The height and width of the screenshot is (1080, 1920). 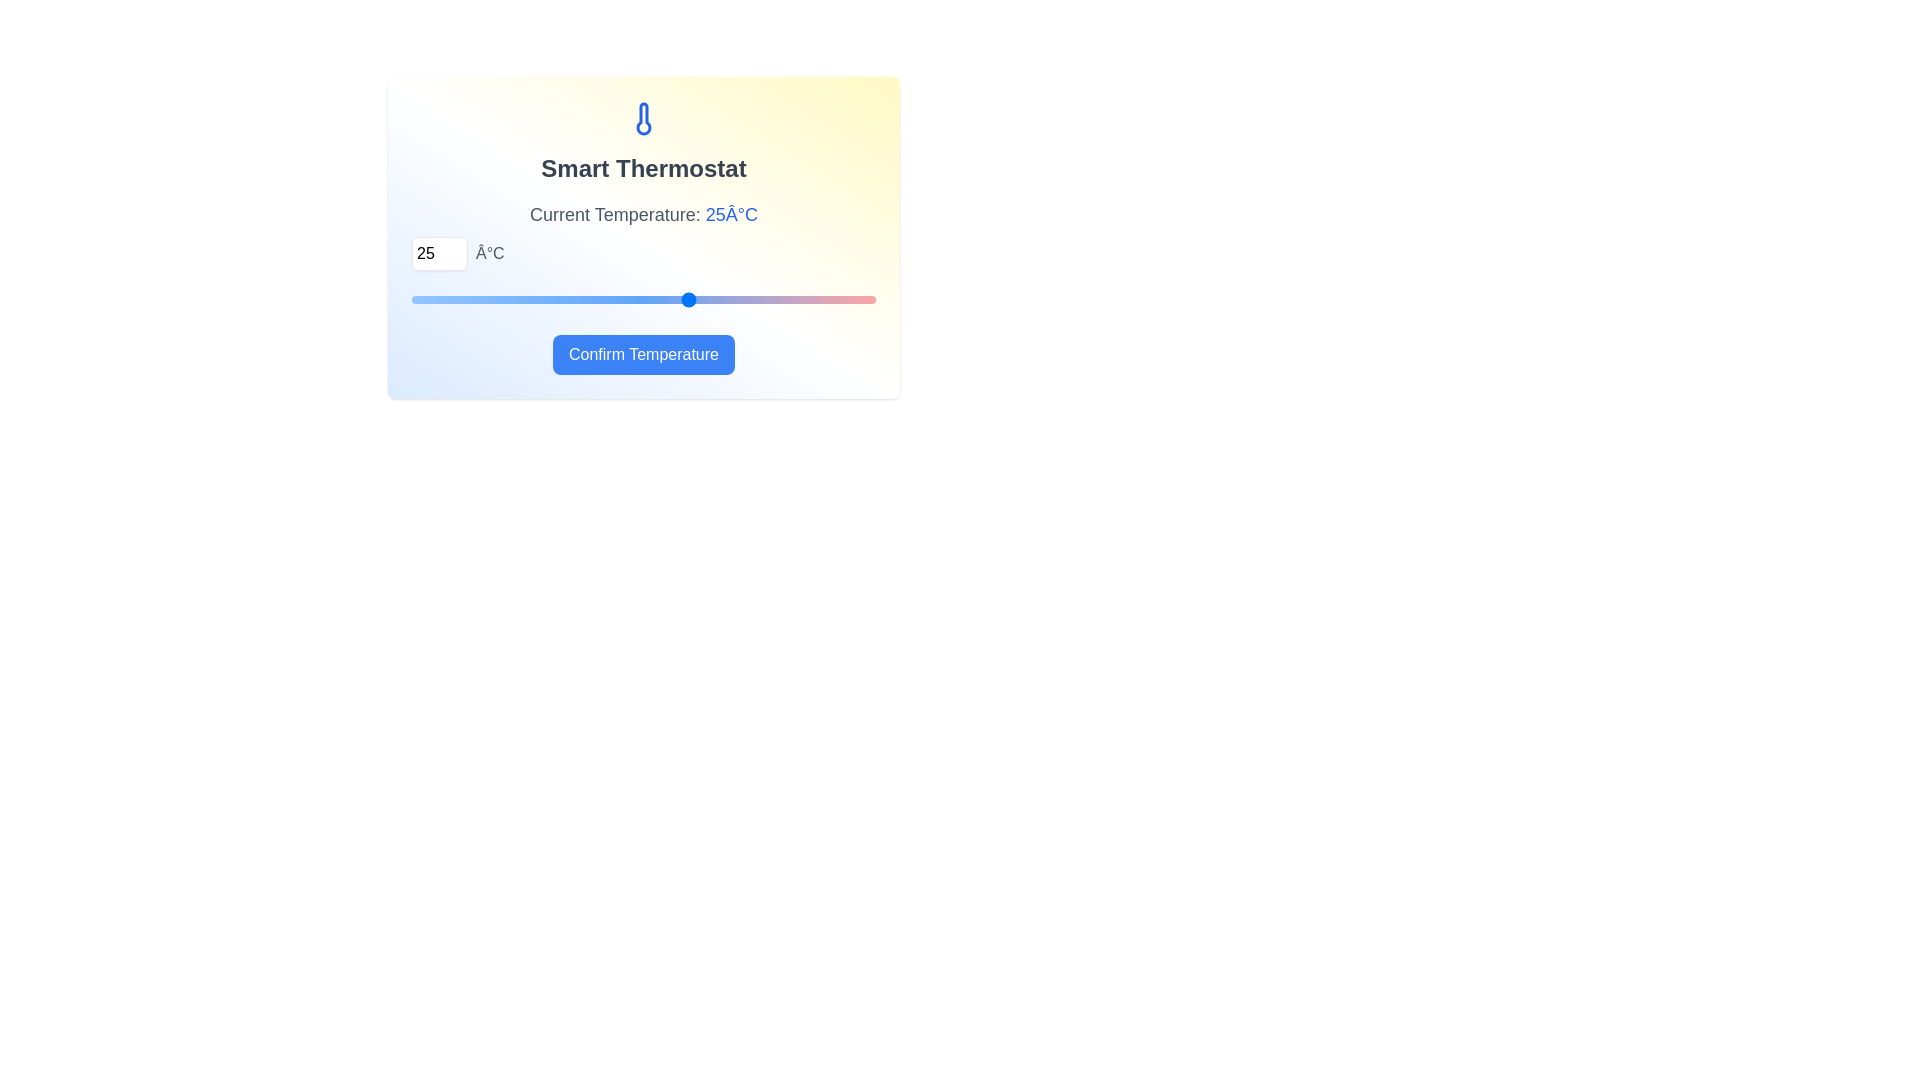 What do you see at coordinates (439, 253) in the screenshot?
I see `the temperature to 30°C using the input field` at bounding box center [439, 253].